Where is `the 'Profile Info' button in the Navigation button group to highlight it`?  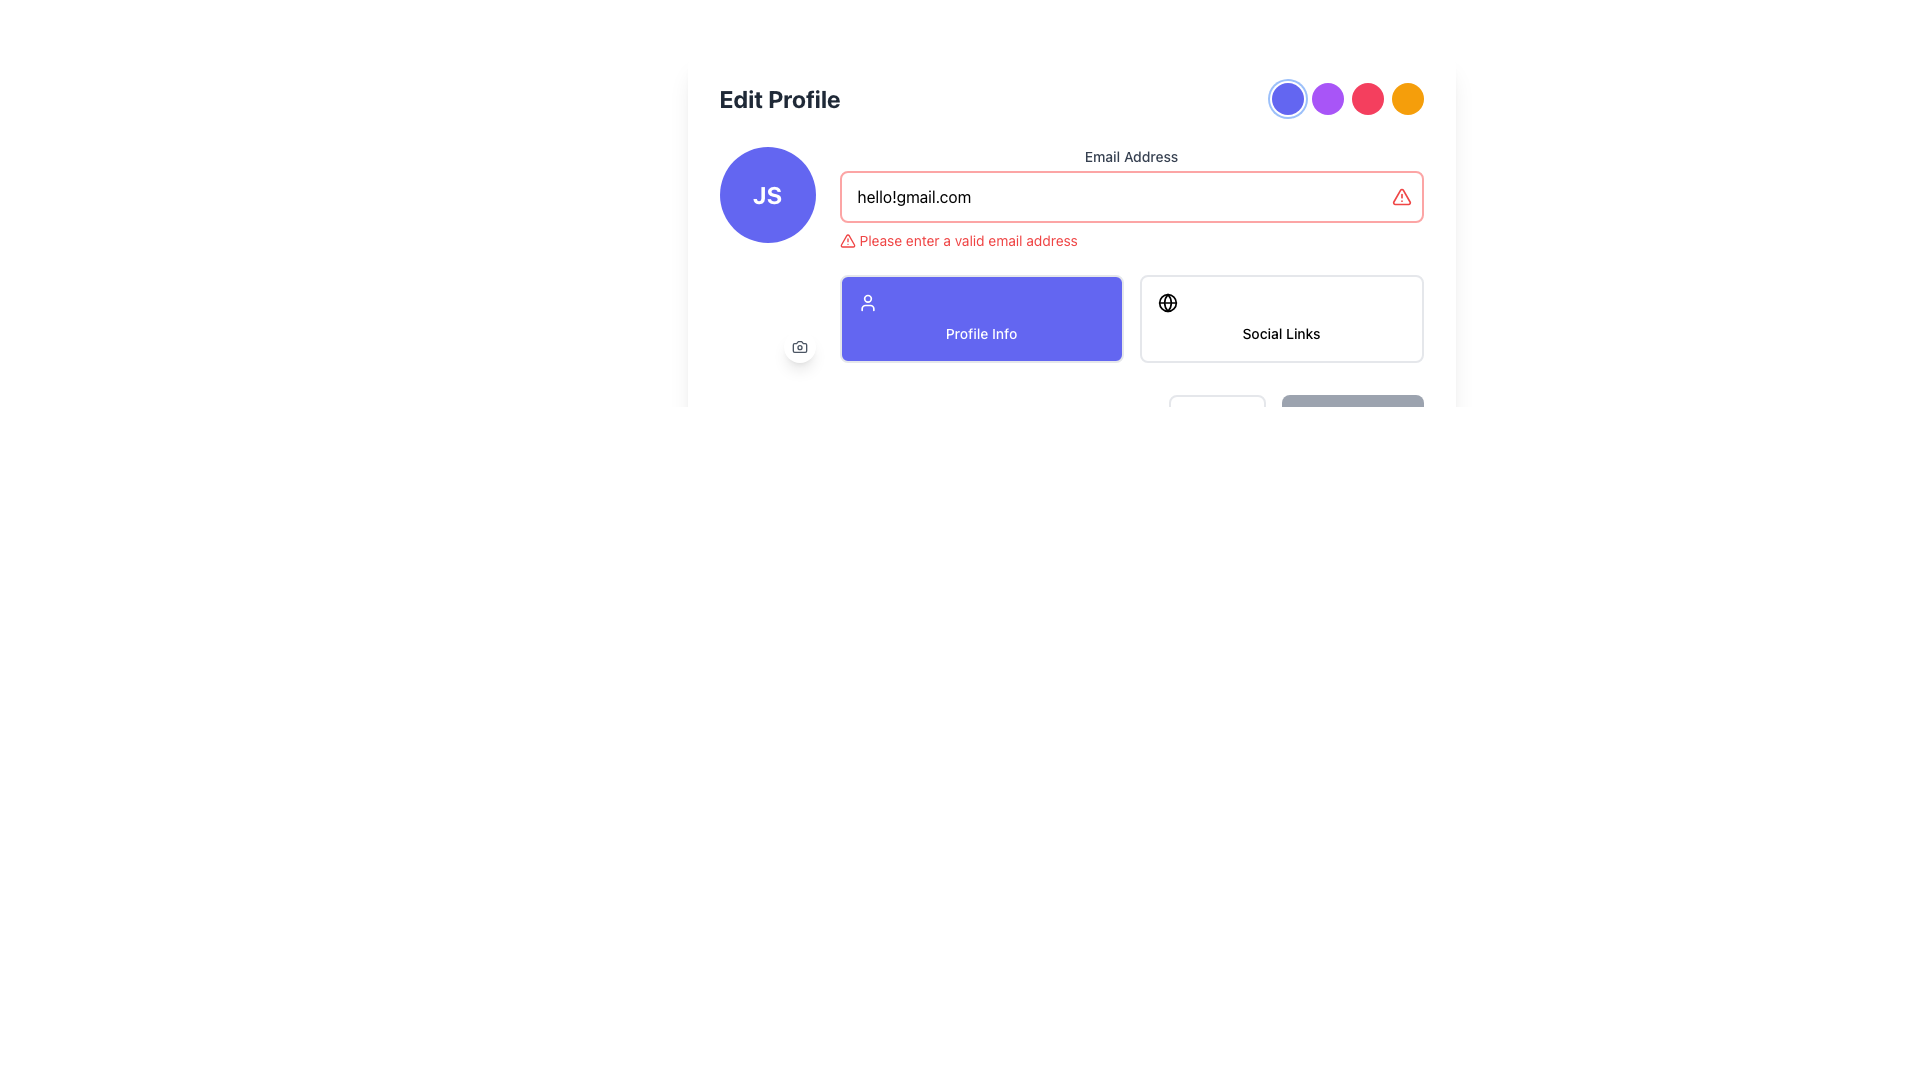
the 'Profile Info' button in the Navigation button group to highlight it is located at coordinates (1131, 318).